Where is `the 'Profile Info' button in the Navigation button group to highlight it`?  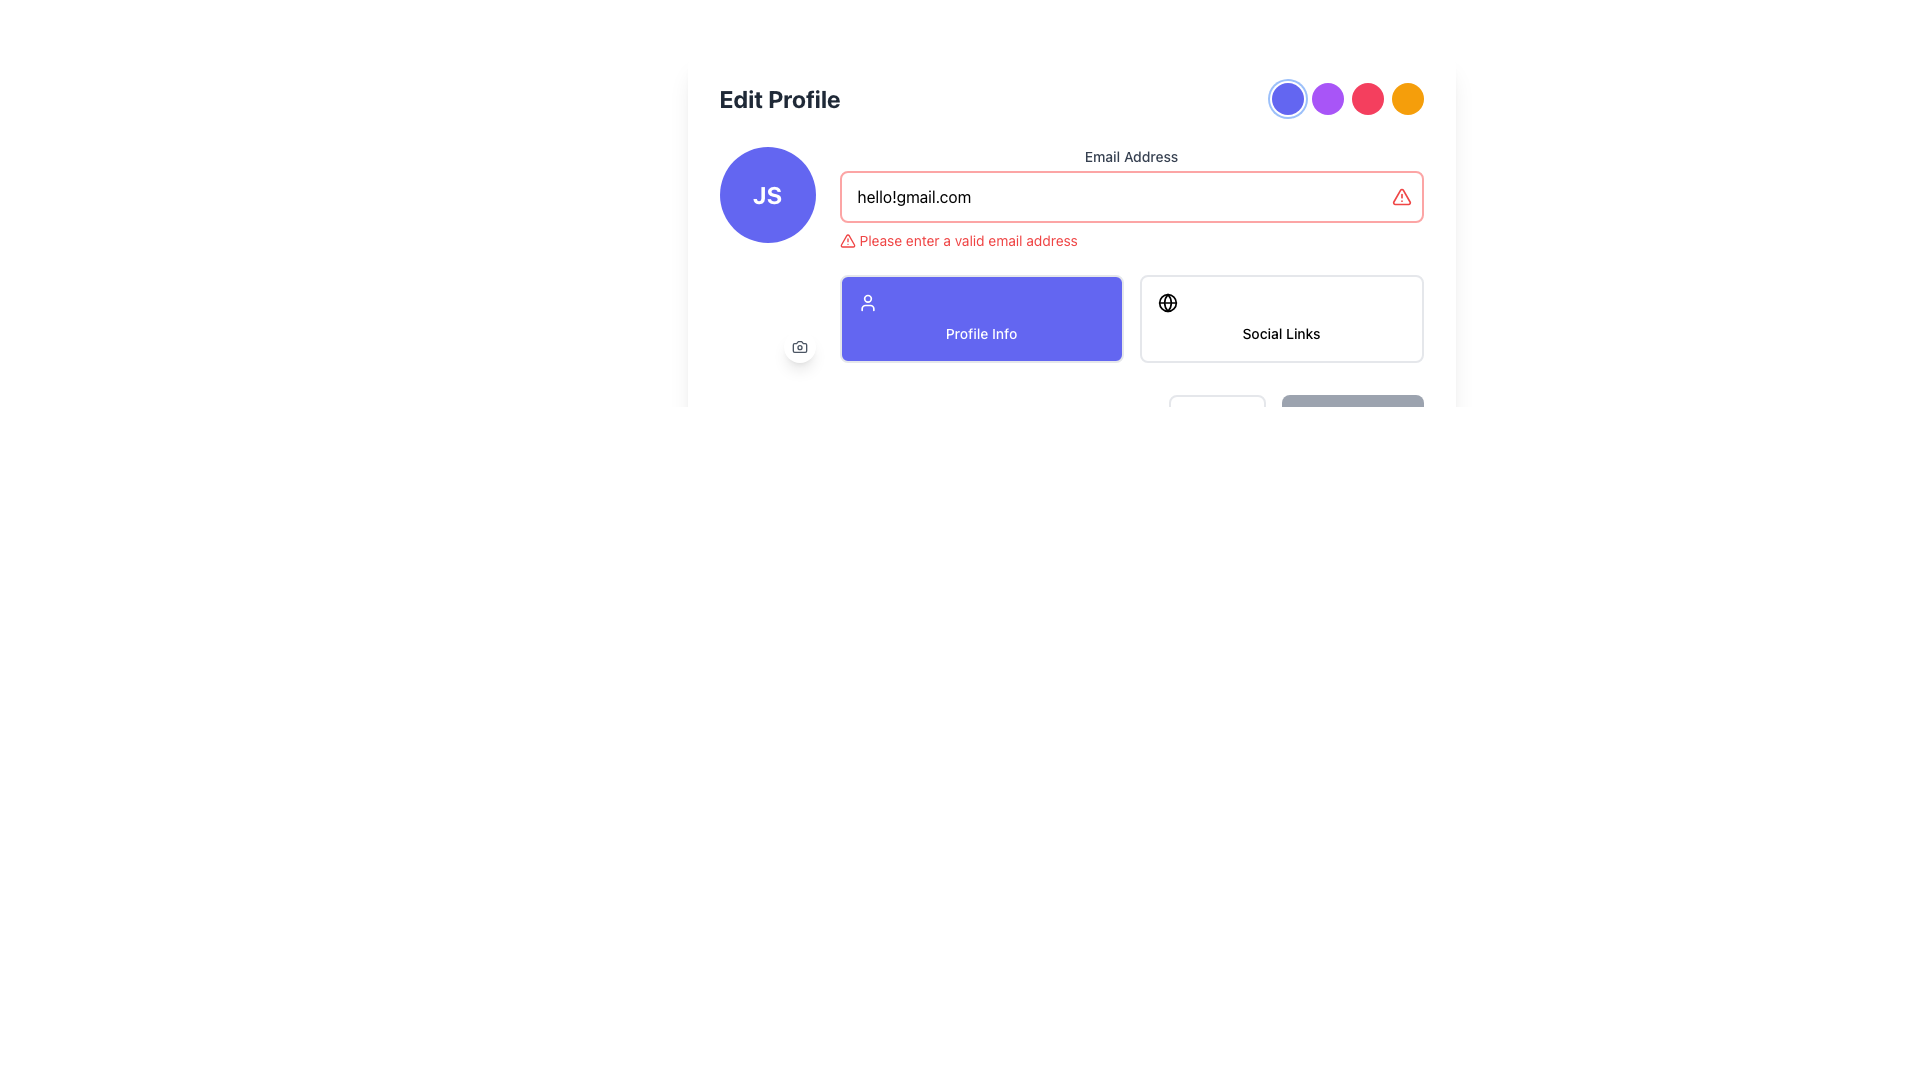
the 'Profile Info' button in the Navigation button group to highlight it is located at coordinates (1131, 318).